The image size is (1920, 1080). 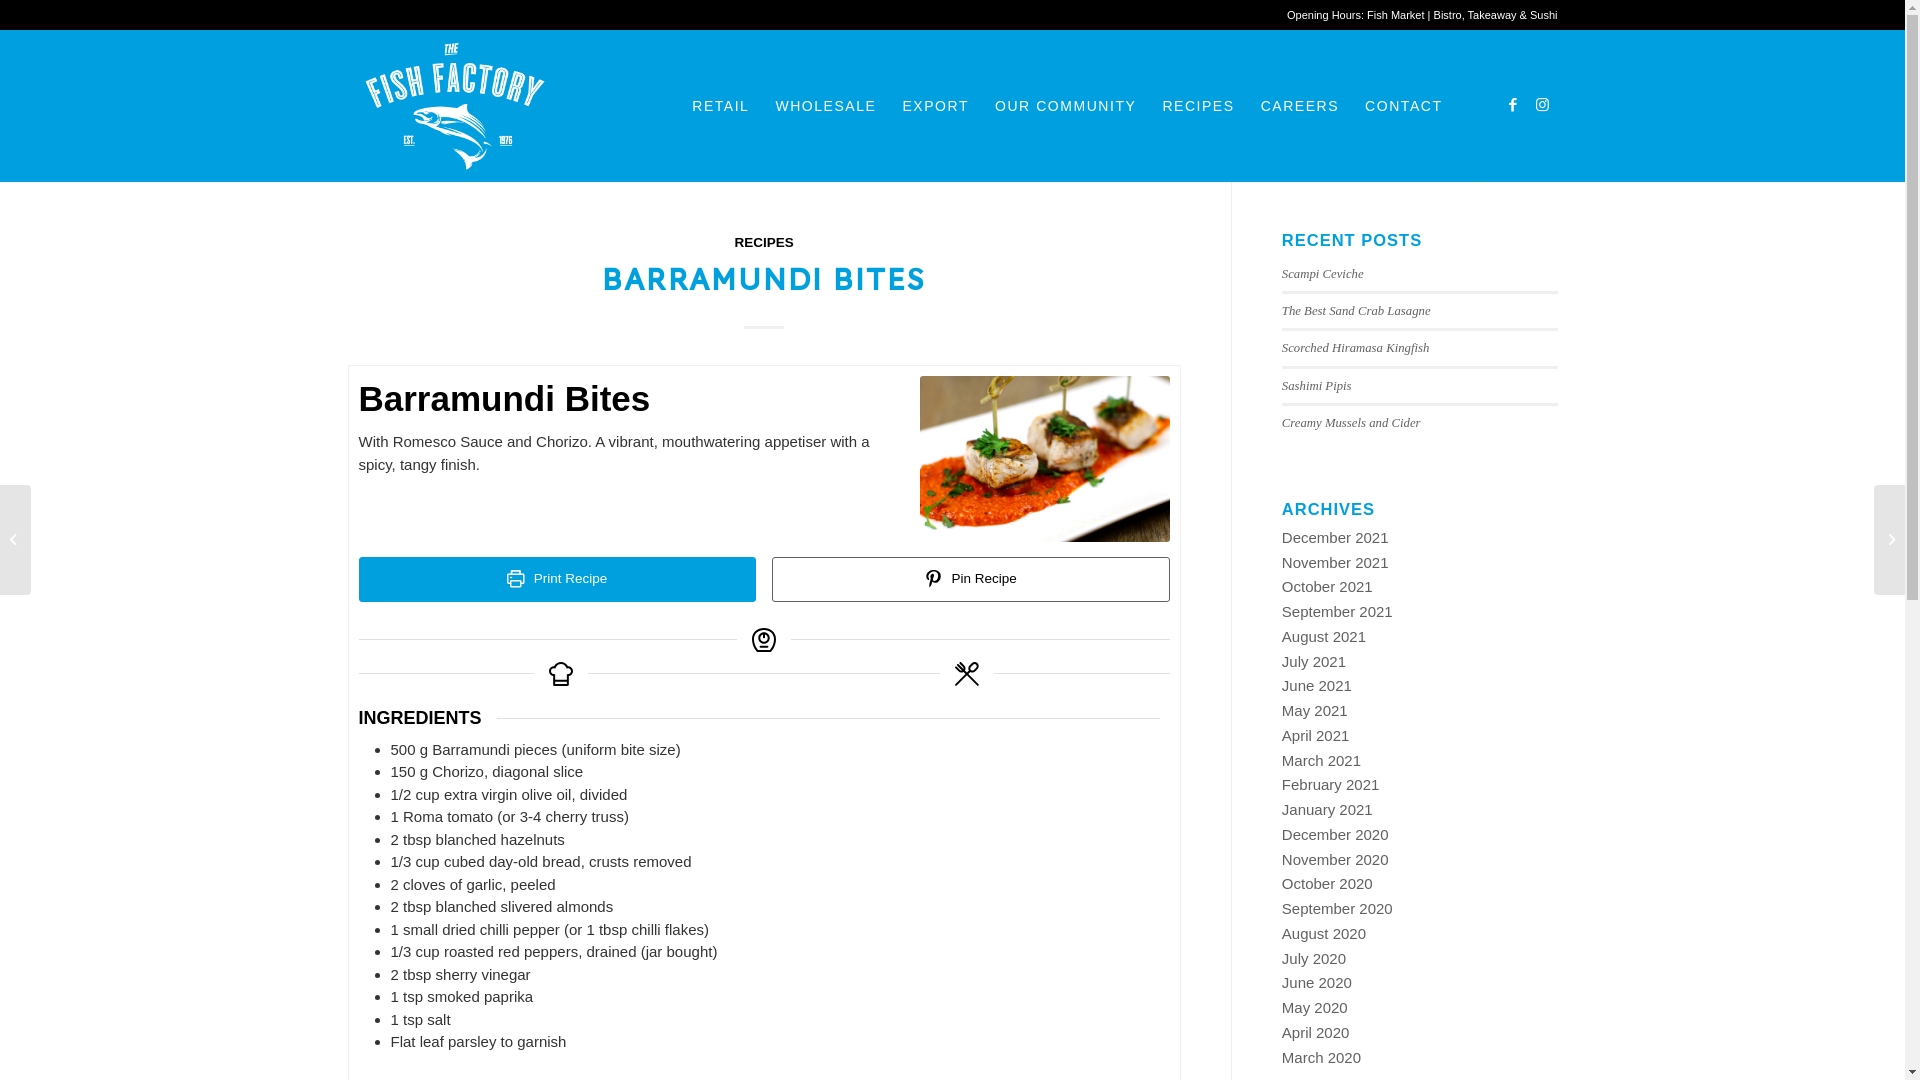 I want to click on 'December 2021', so click(x=1335, y=536).